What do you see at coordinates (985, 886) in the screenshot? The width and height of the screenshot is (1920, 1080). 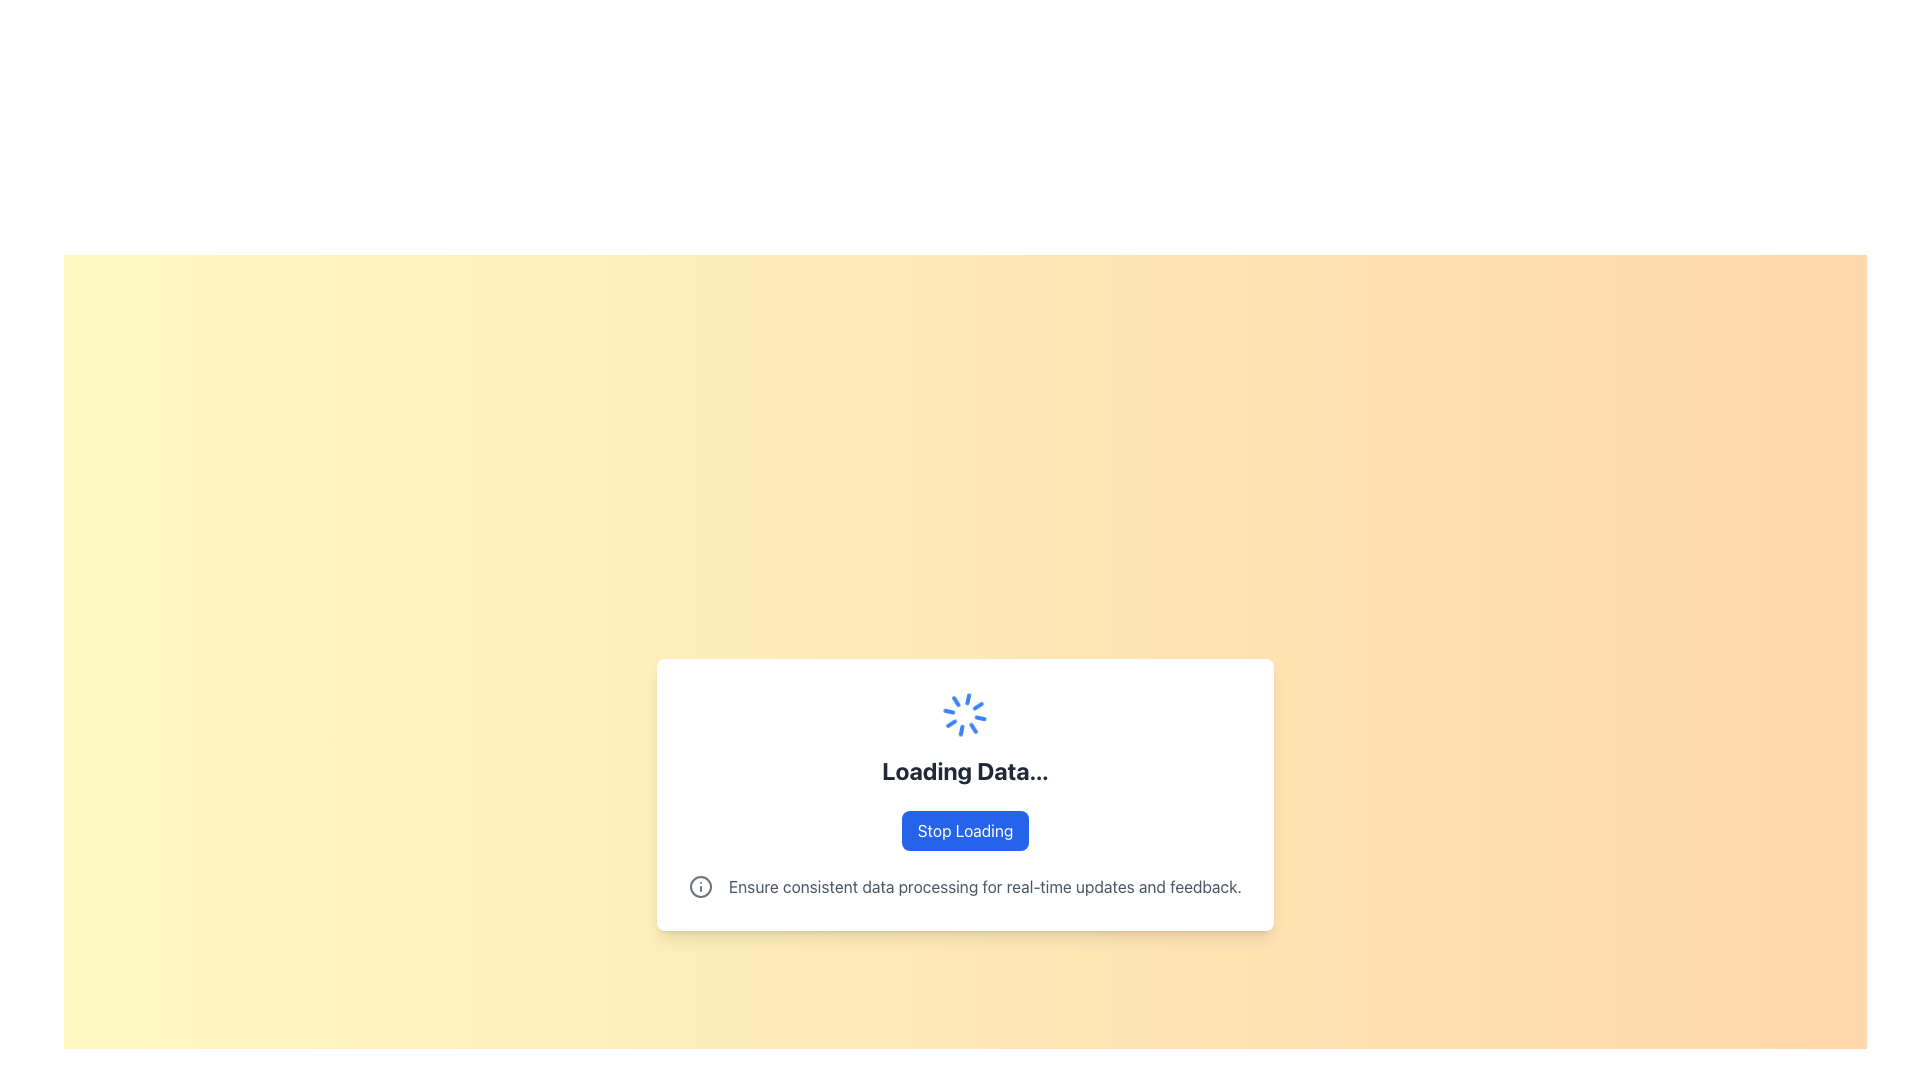 I see `the descriptive text element located at the bottom portion of the card-like interface, to the right of the information icon` at bounding box center [985, 886].